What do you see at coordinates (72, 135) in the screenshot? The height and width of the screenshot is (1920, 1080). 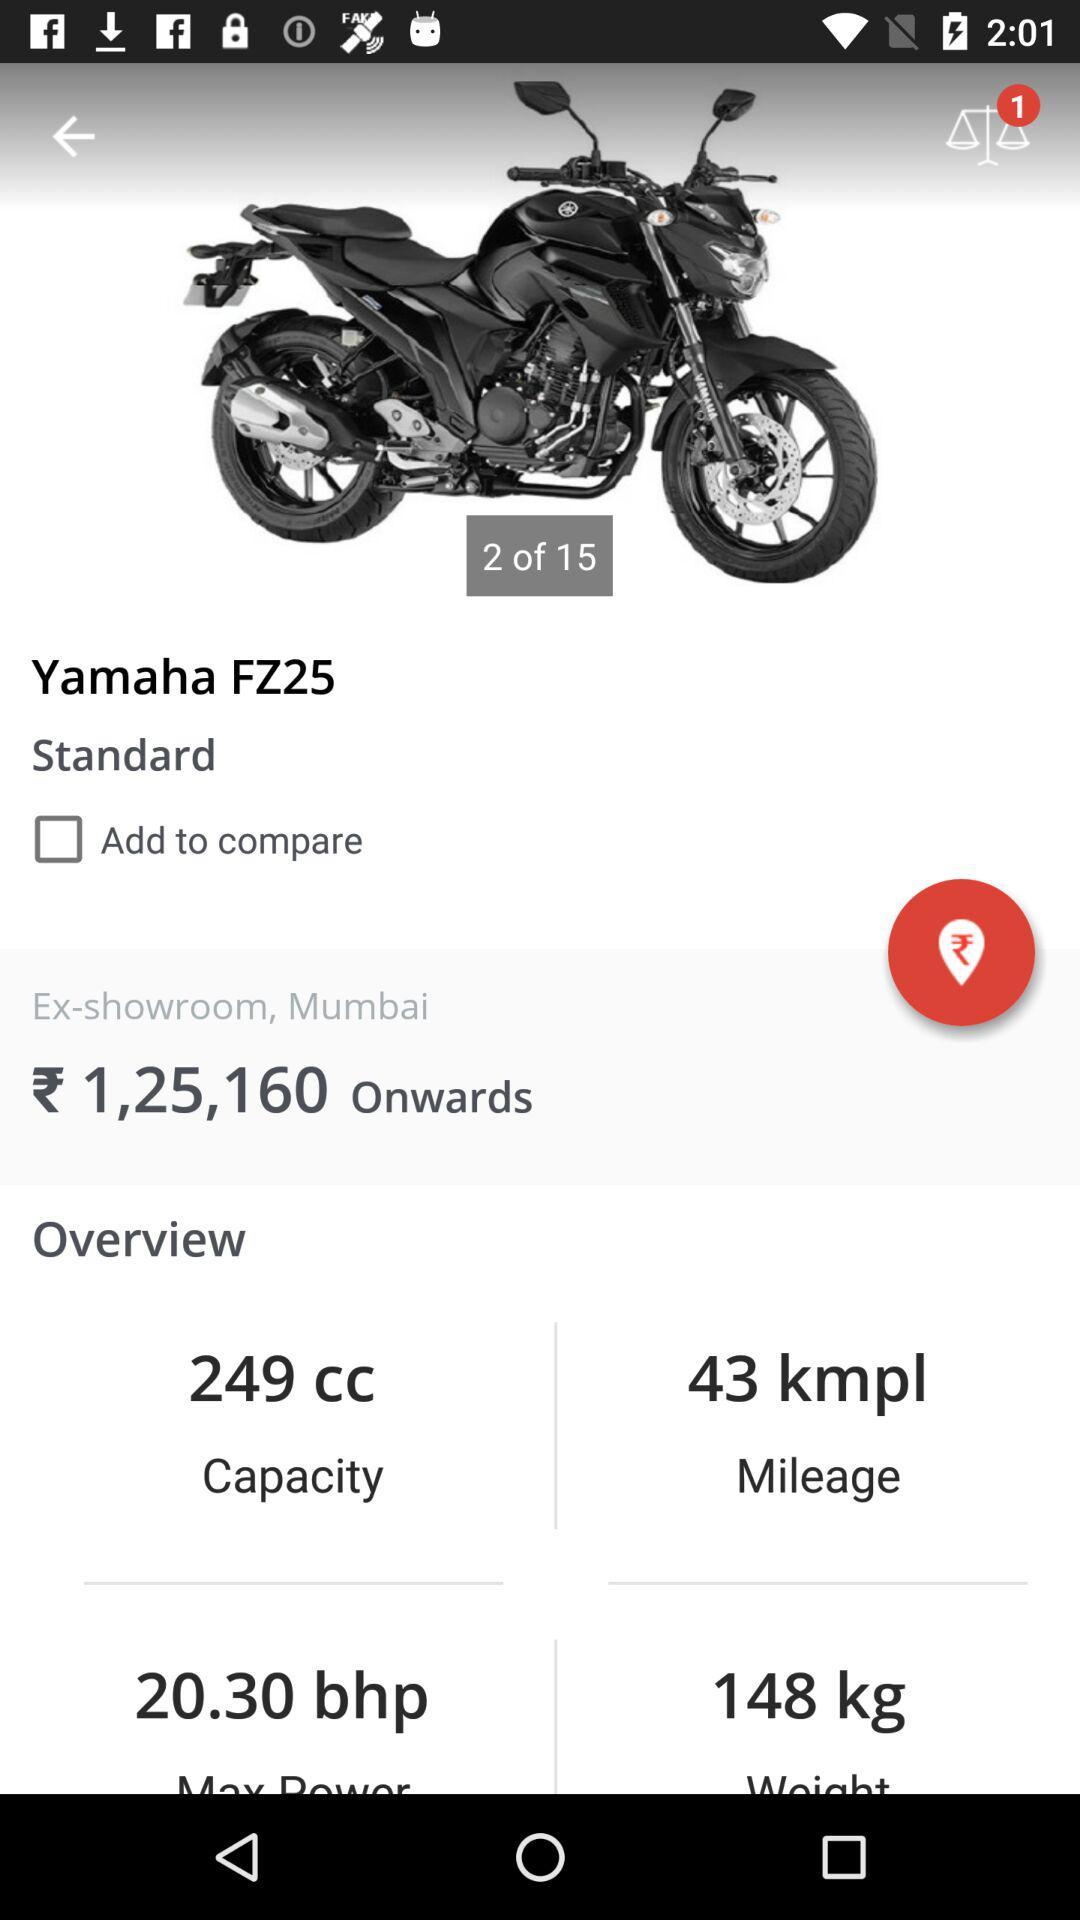 I see `the item above yamaha fz25 icon` at bounding box center [72, 135].